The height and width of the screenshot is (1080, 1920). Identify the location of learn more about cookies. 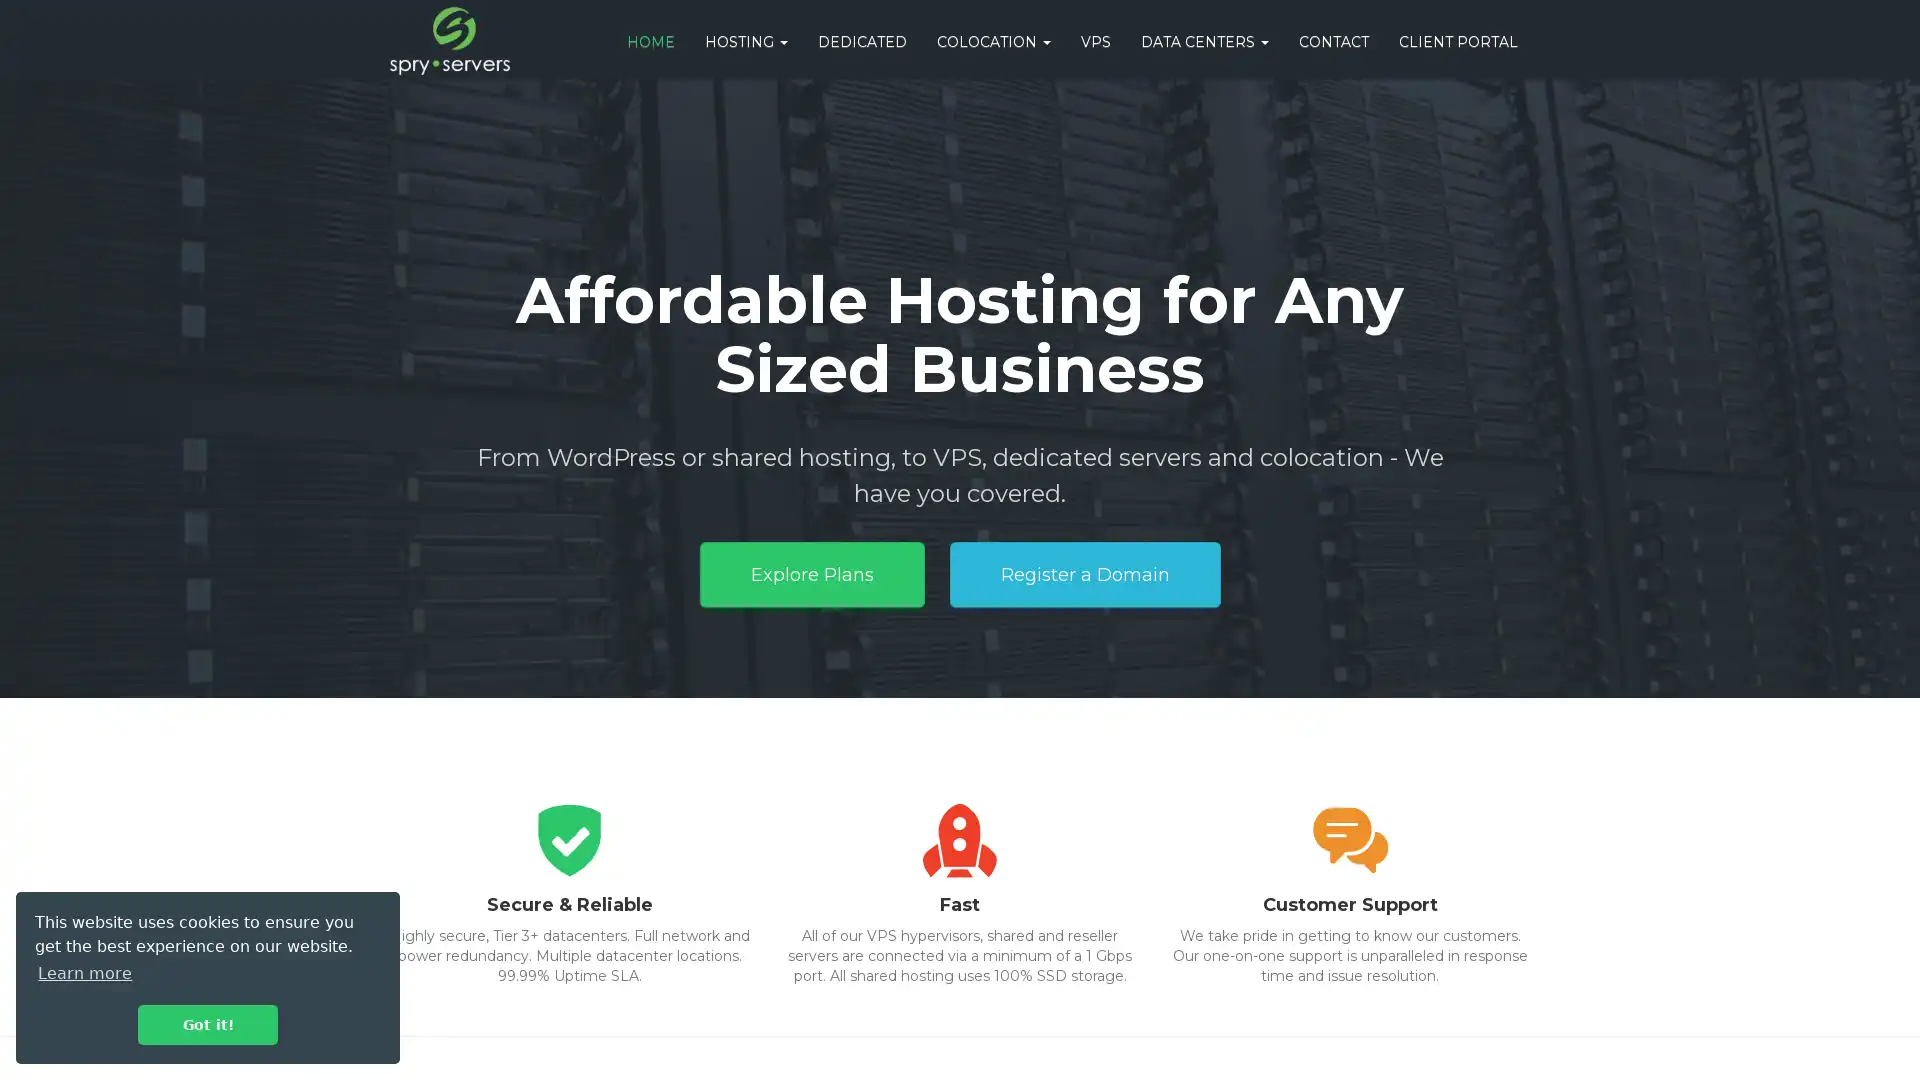
(84, 972).